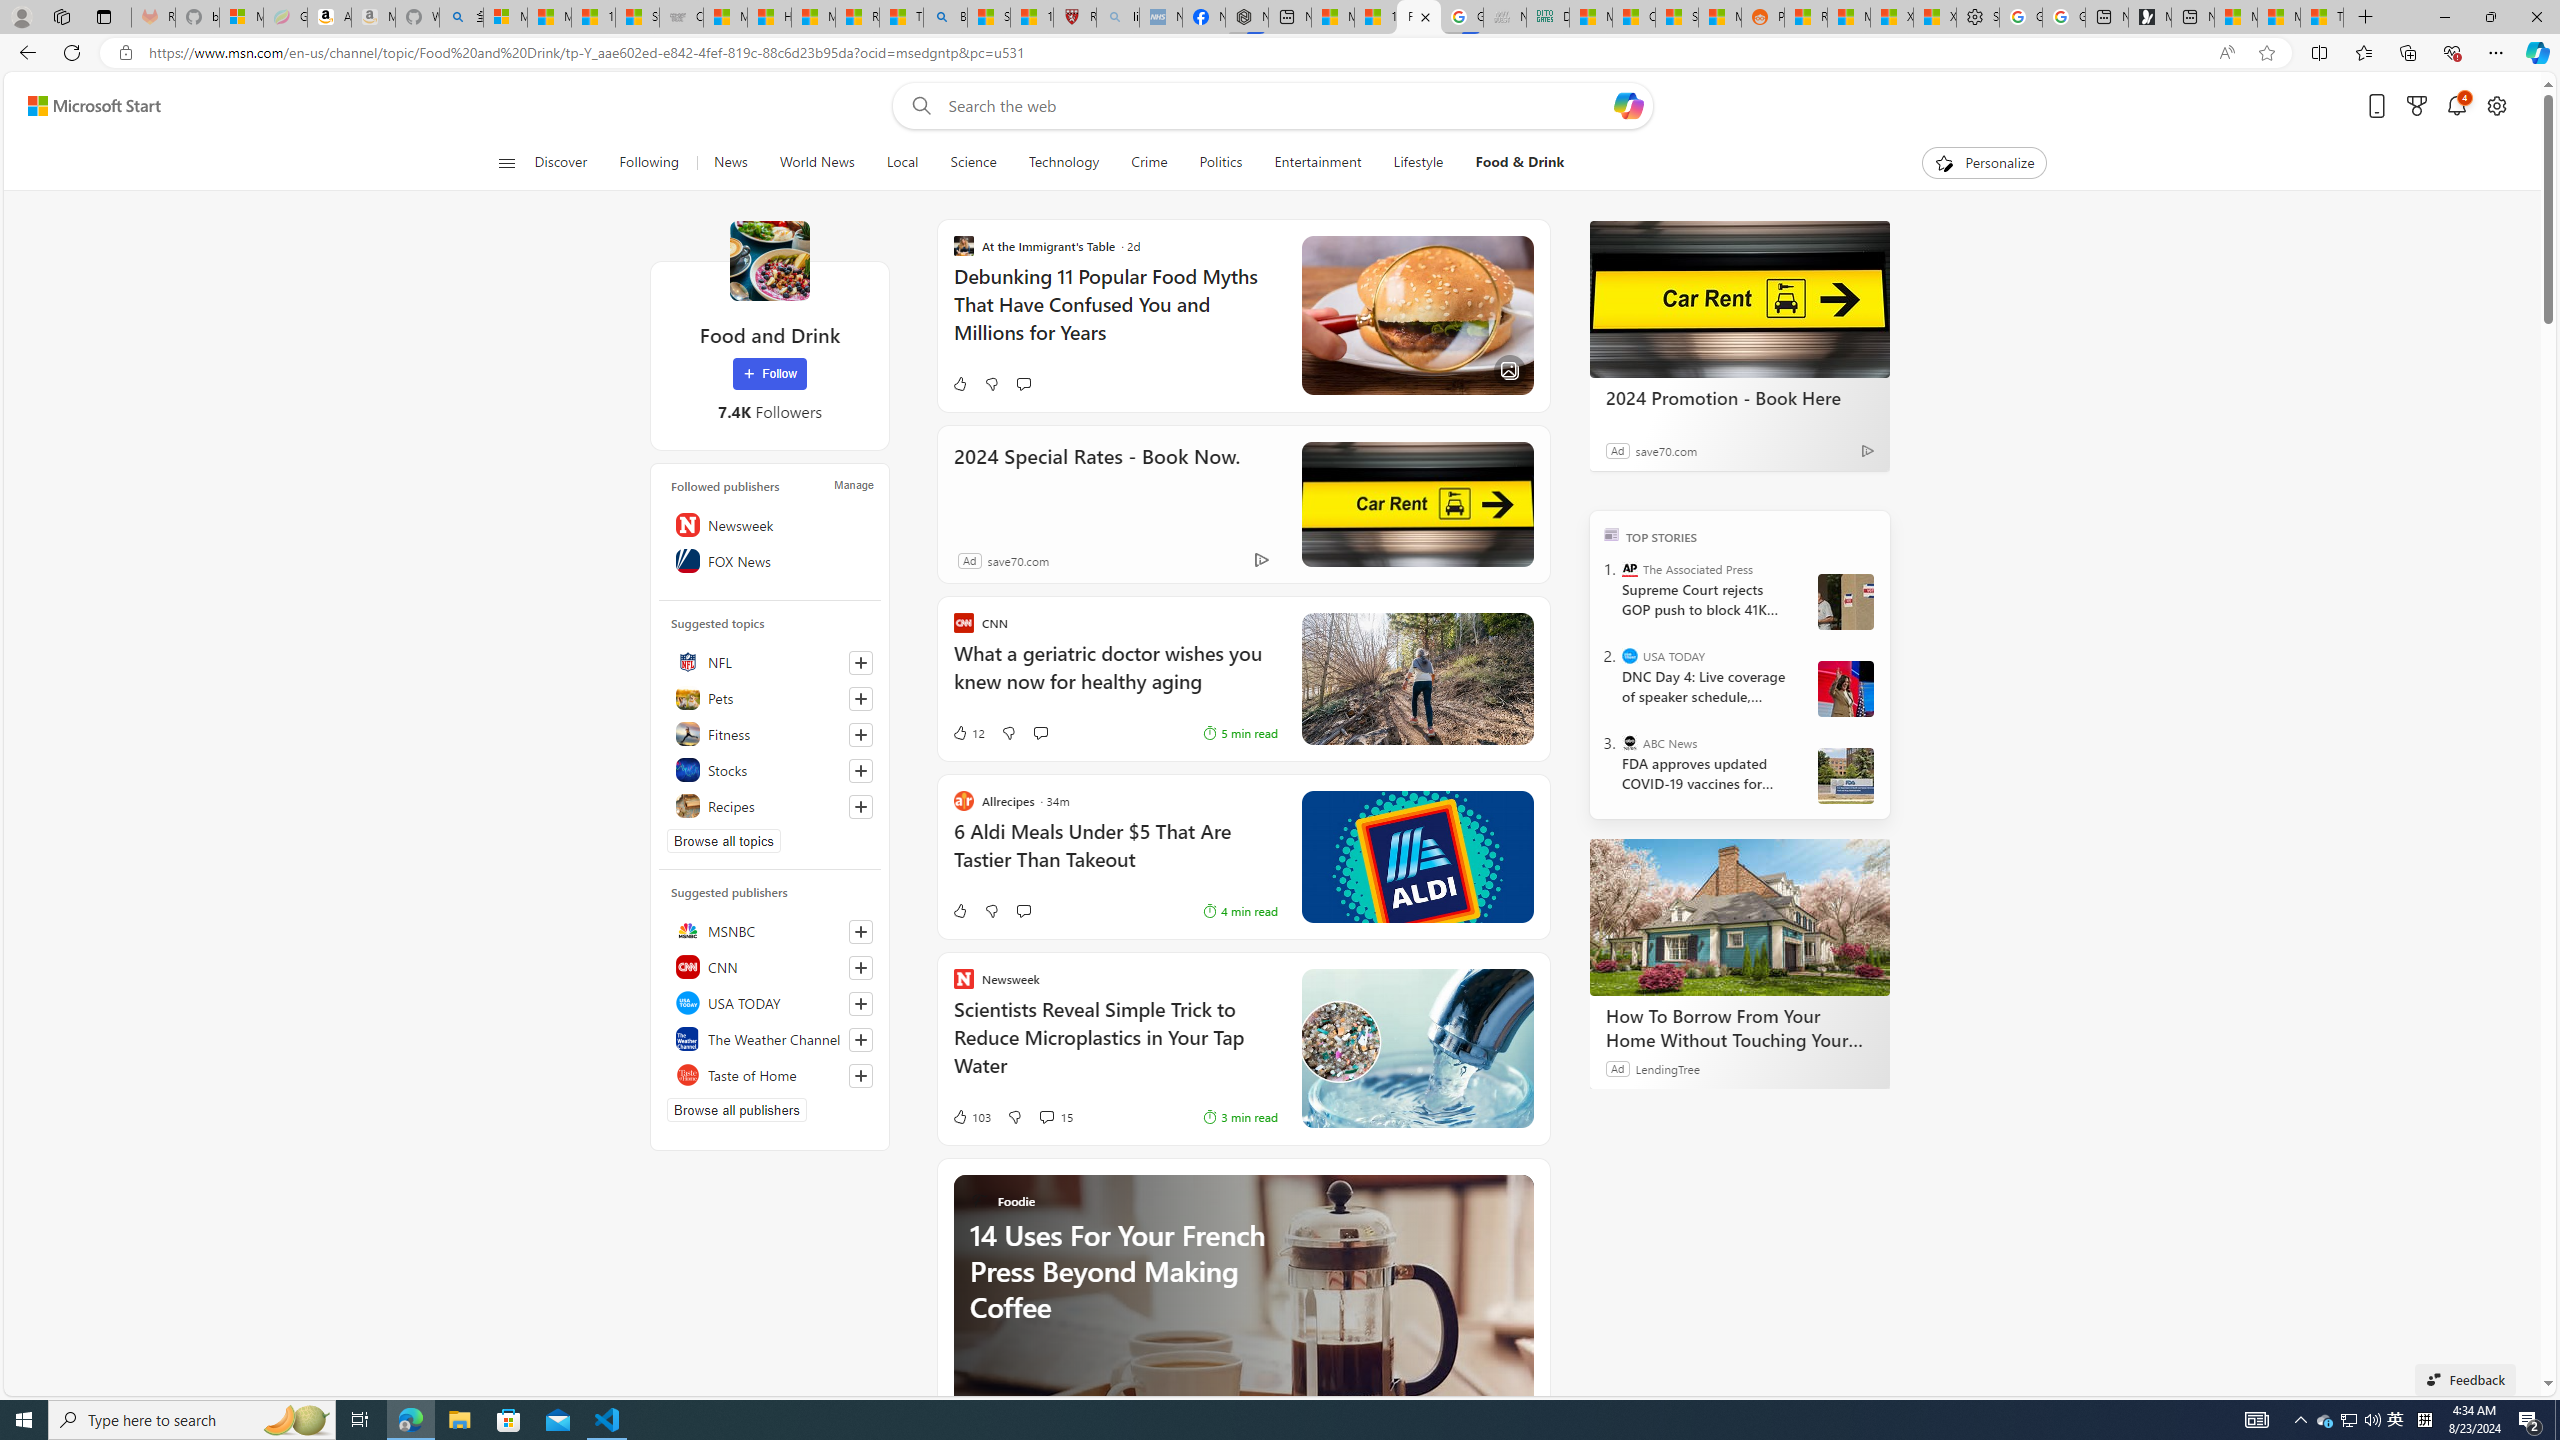  Describe the element at coordinates (770, 662) in the screenshot. I see `'NFL'` at that location.